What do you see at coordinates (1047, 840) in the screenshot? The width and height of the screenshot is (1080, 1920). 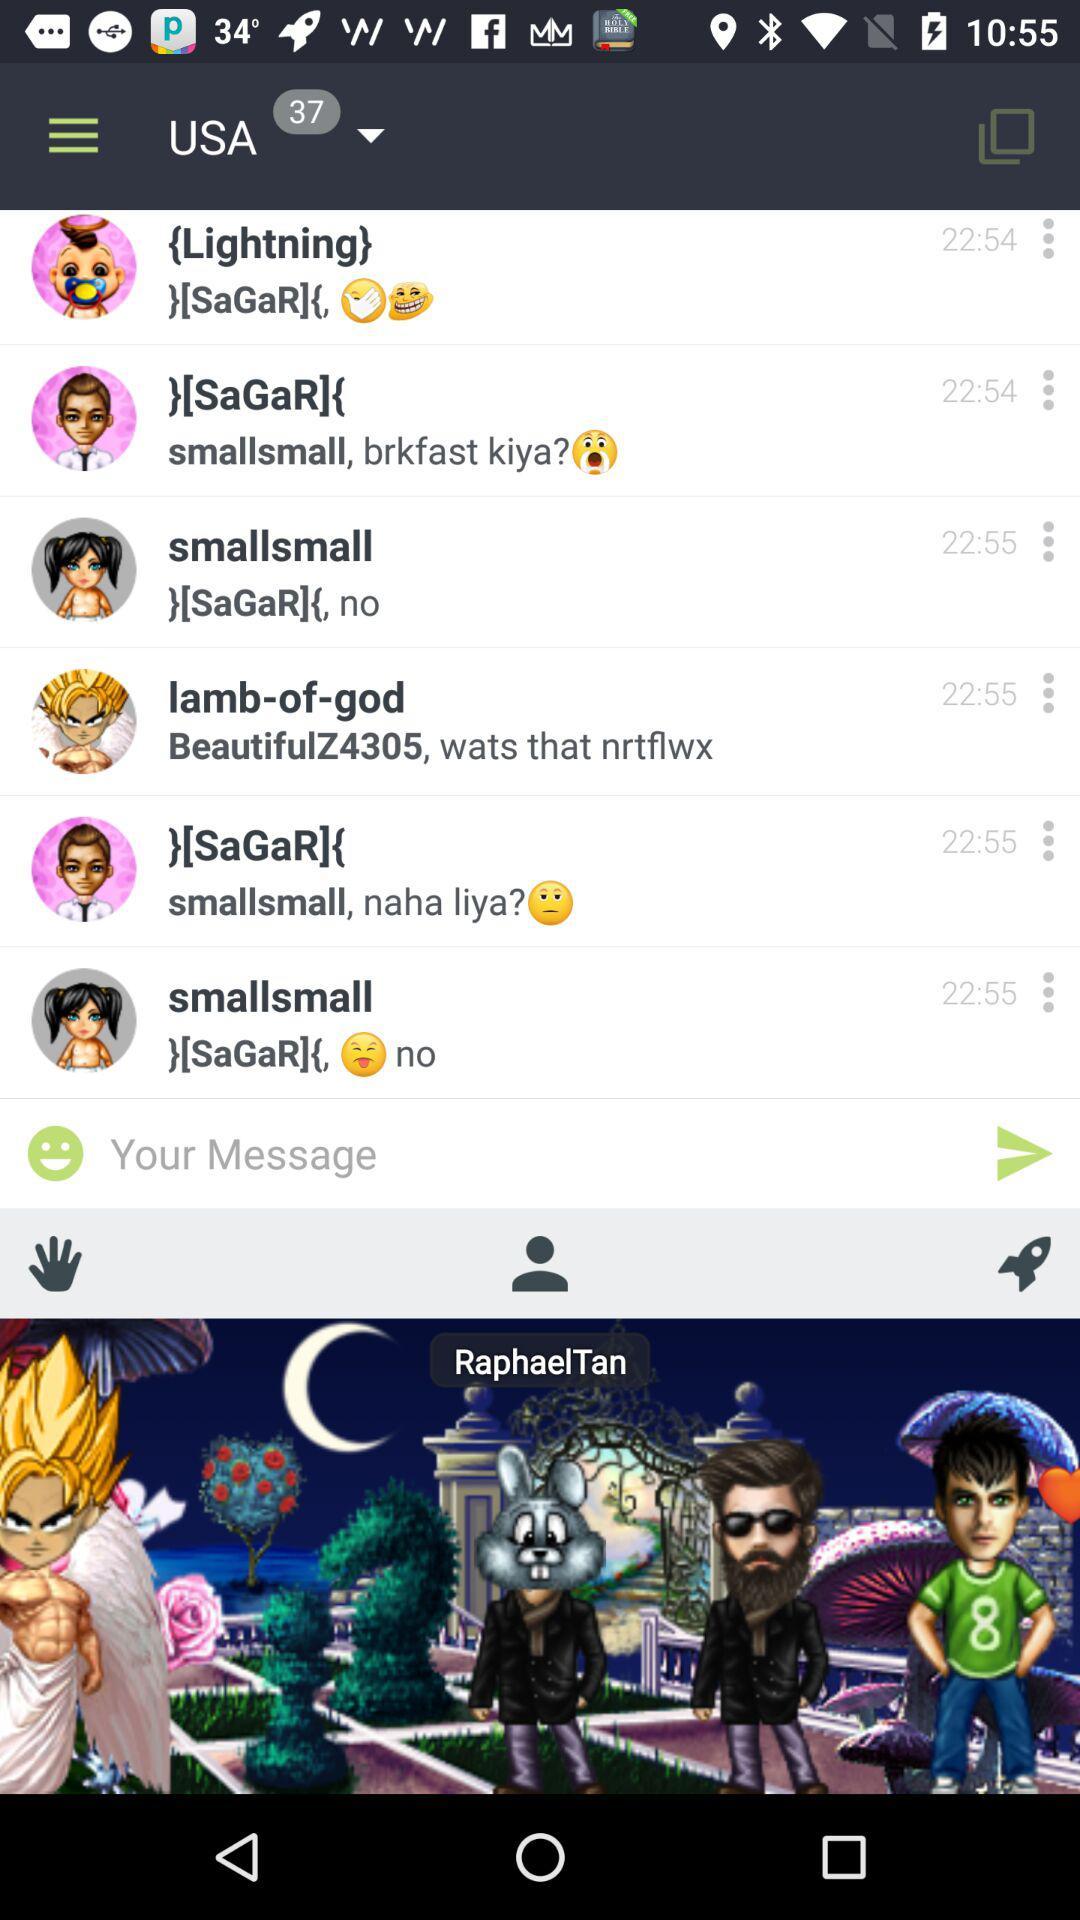 I see `more informations` at bounding box center [1047, 840].